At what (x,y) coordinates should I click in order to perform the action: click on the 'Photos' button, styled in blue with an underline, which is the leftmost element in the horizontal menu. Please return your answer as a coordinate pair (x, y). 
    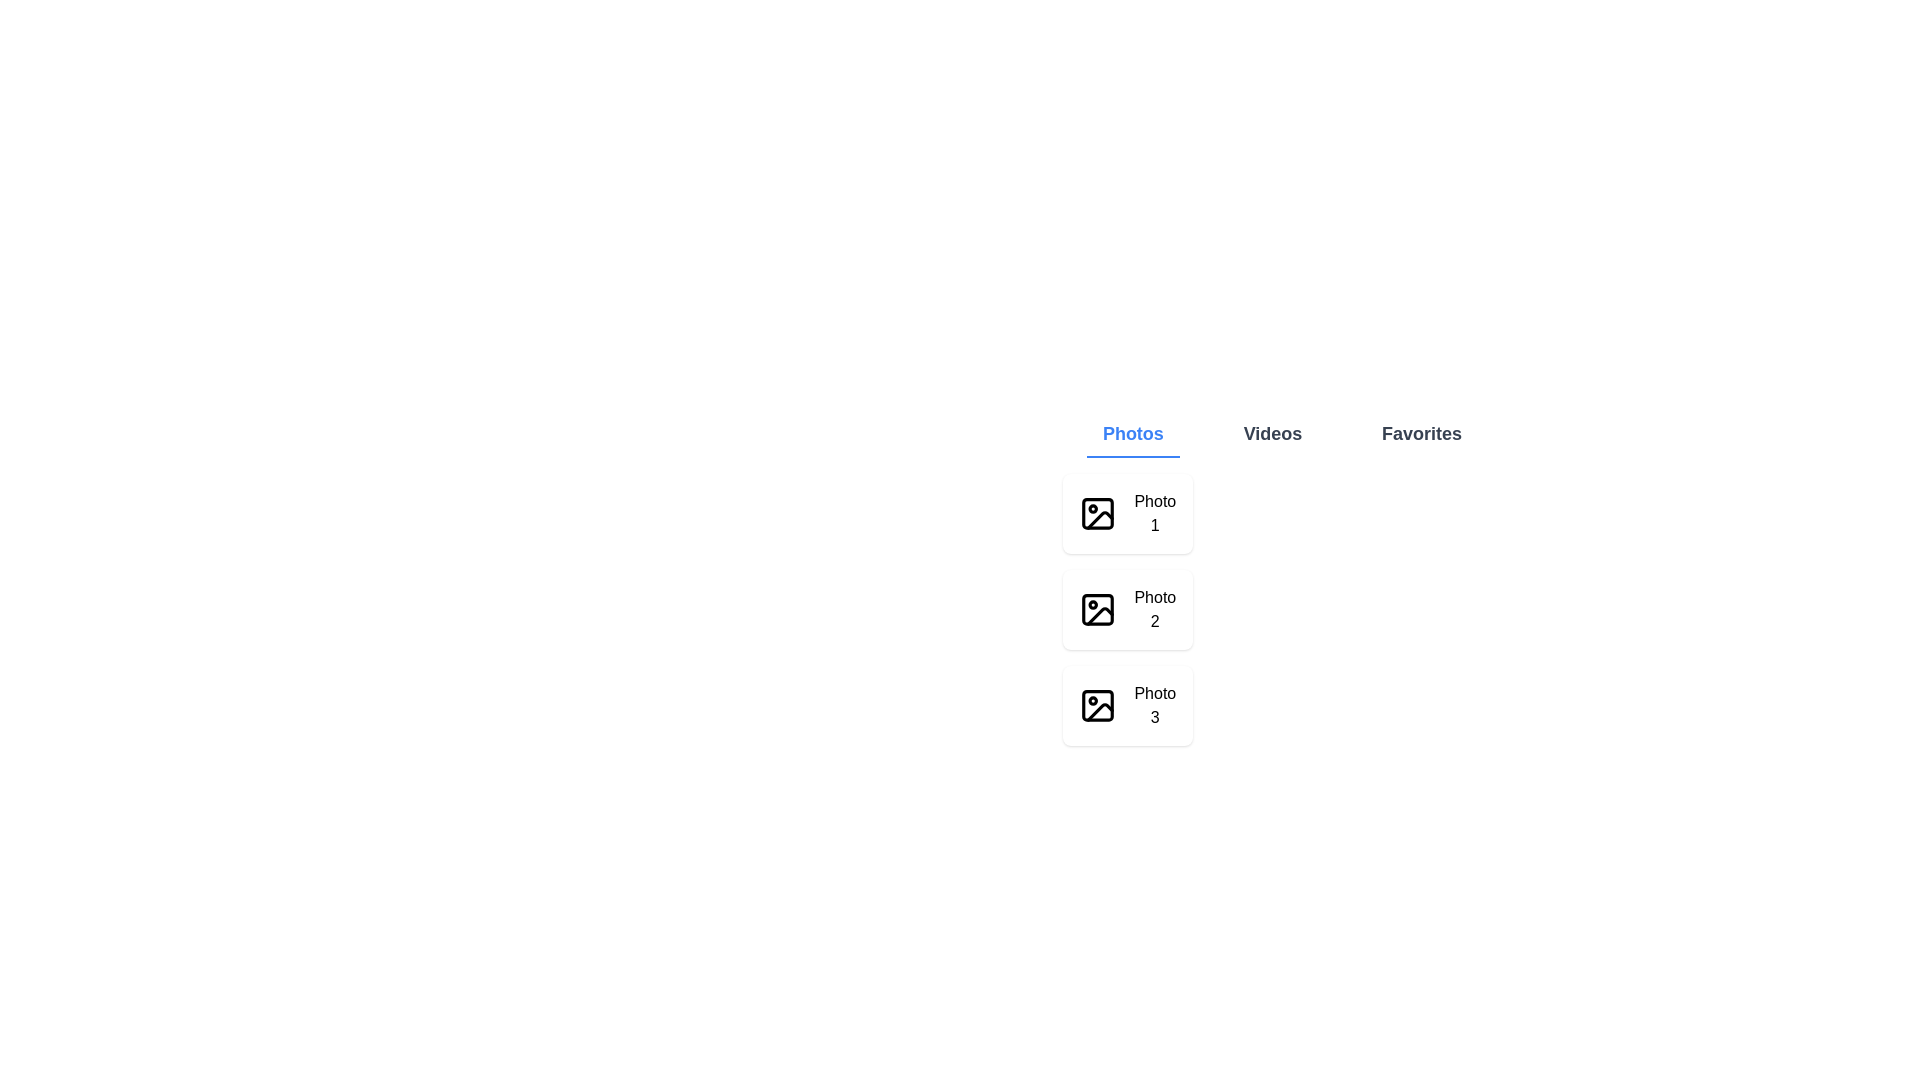
    Looking at the image, I should click on (1132, 434).